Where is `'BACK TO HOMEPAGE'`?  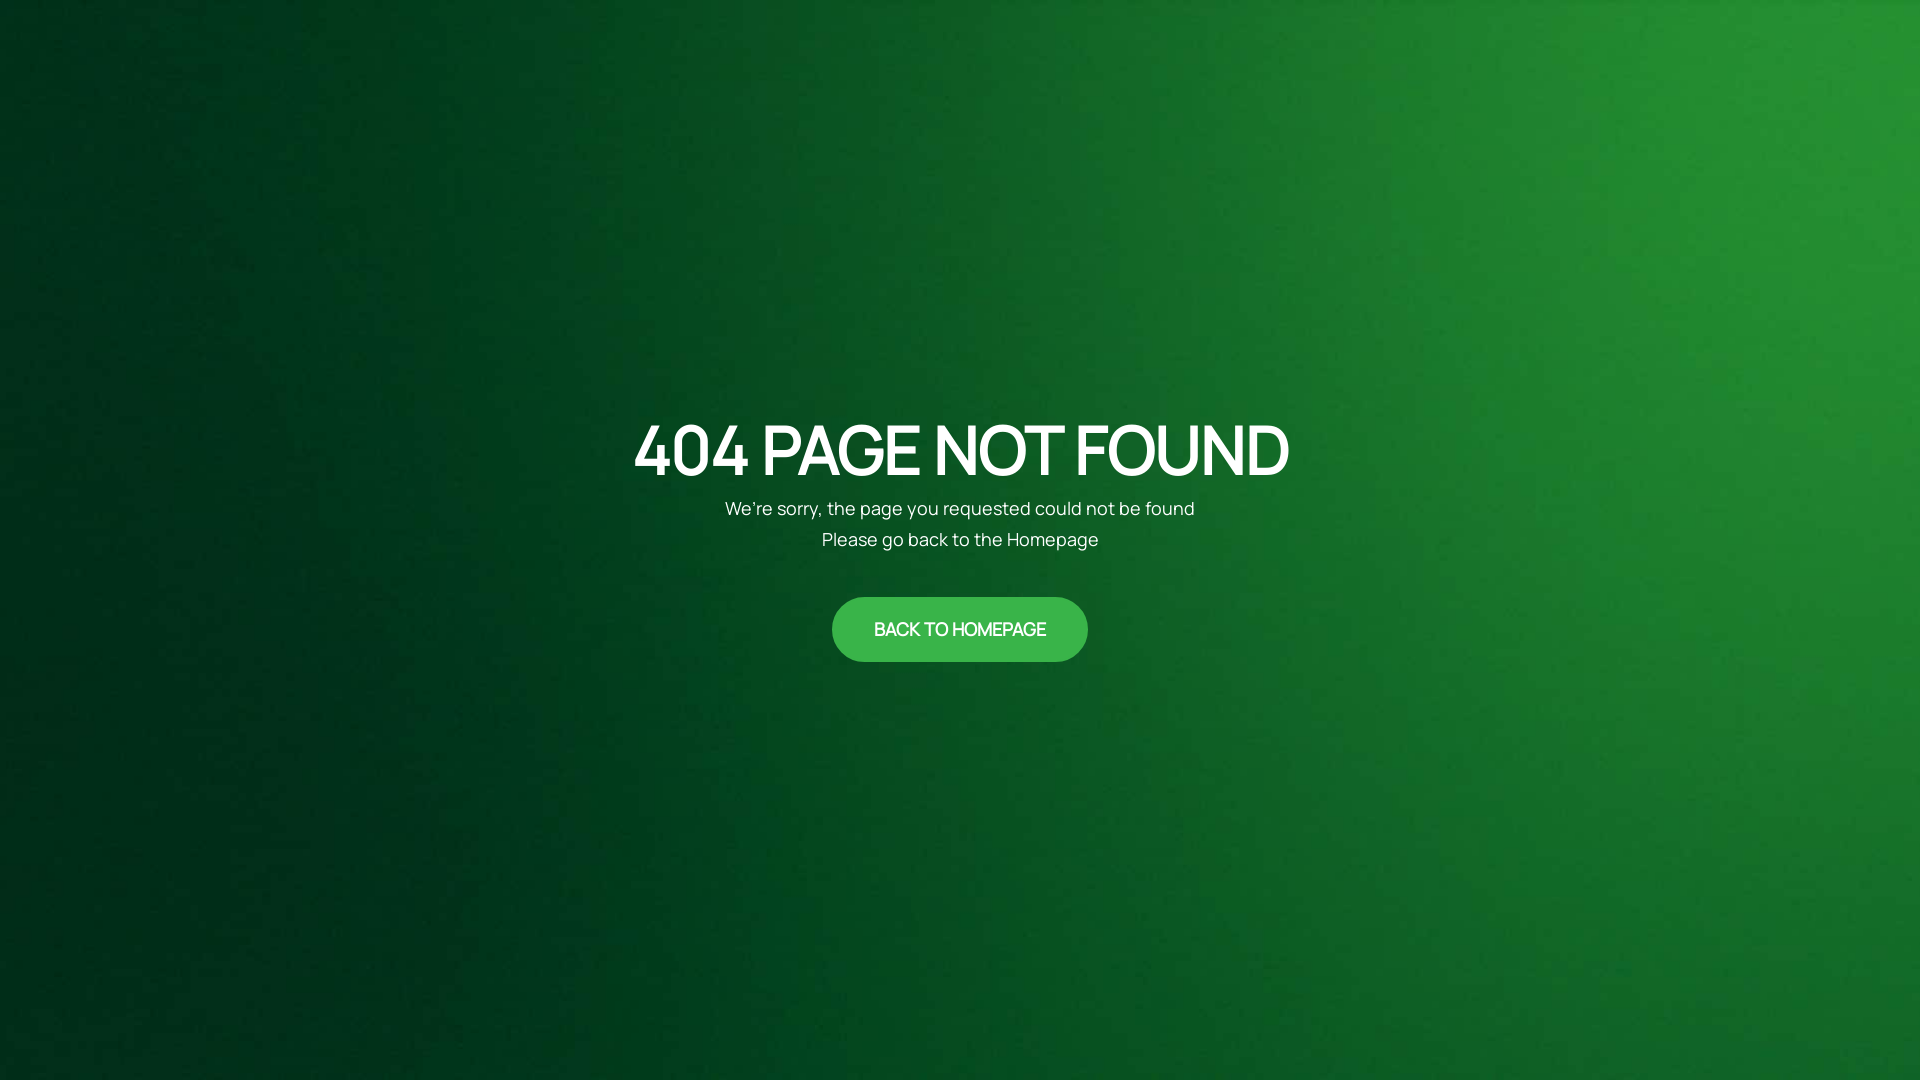
'BACK TO HOMEPAGE' is located at coordinates (960, 628).